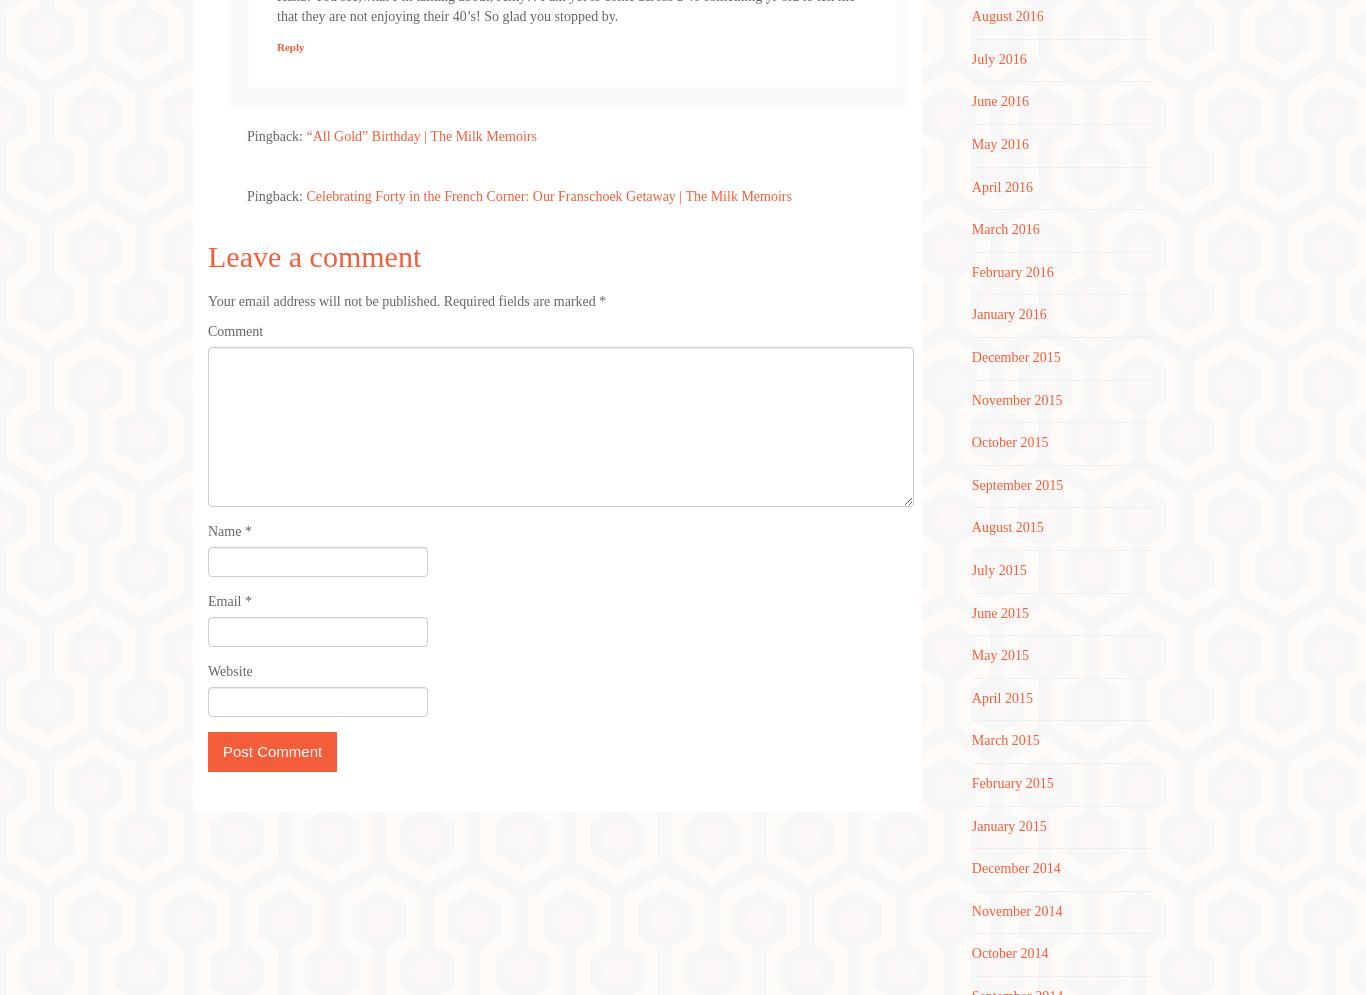 This screenshot has width=1366, height=995. I want to click on 'August 2015', so click(1007, 526).